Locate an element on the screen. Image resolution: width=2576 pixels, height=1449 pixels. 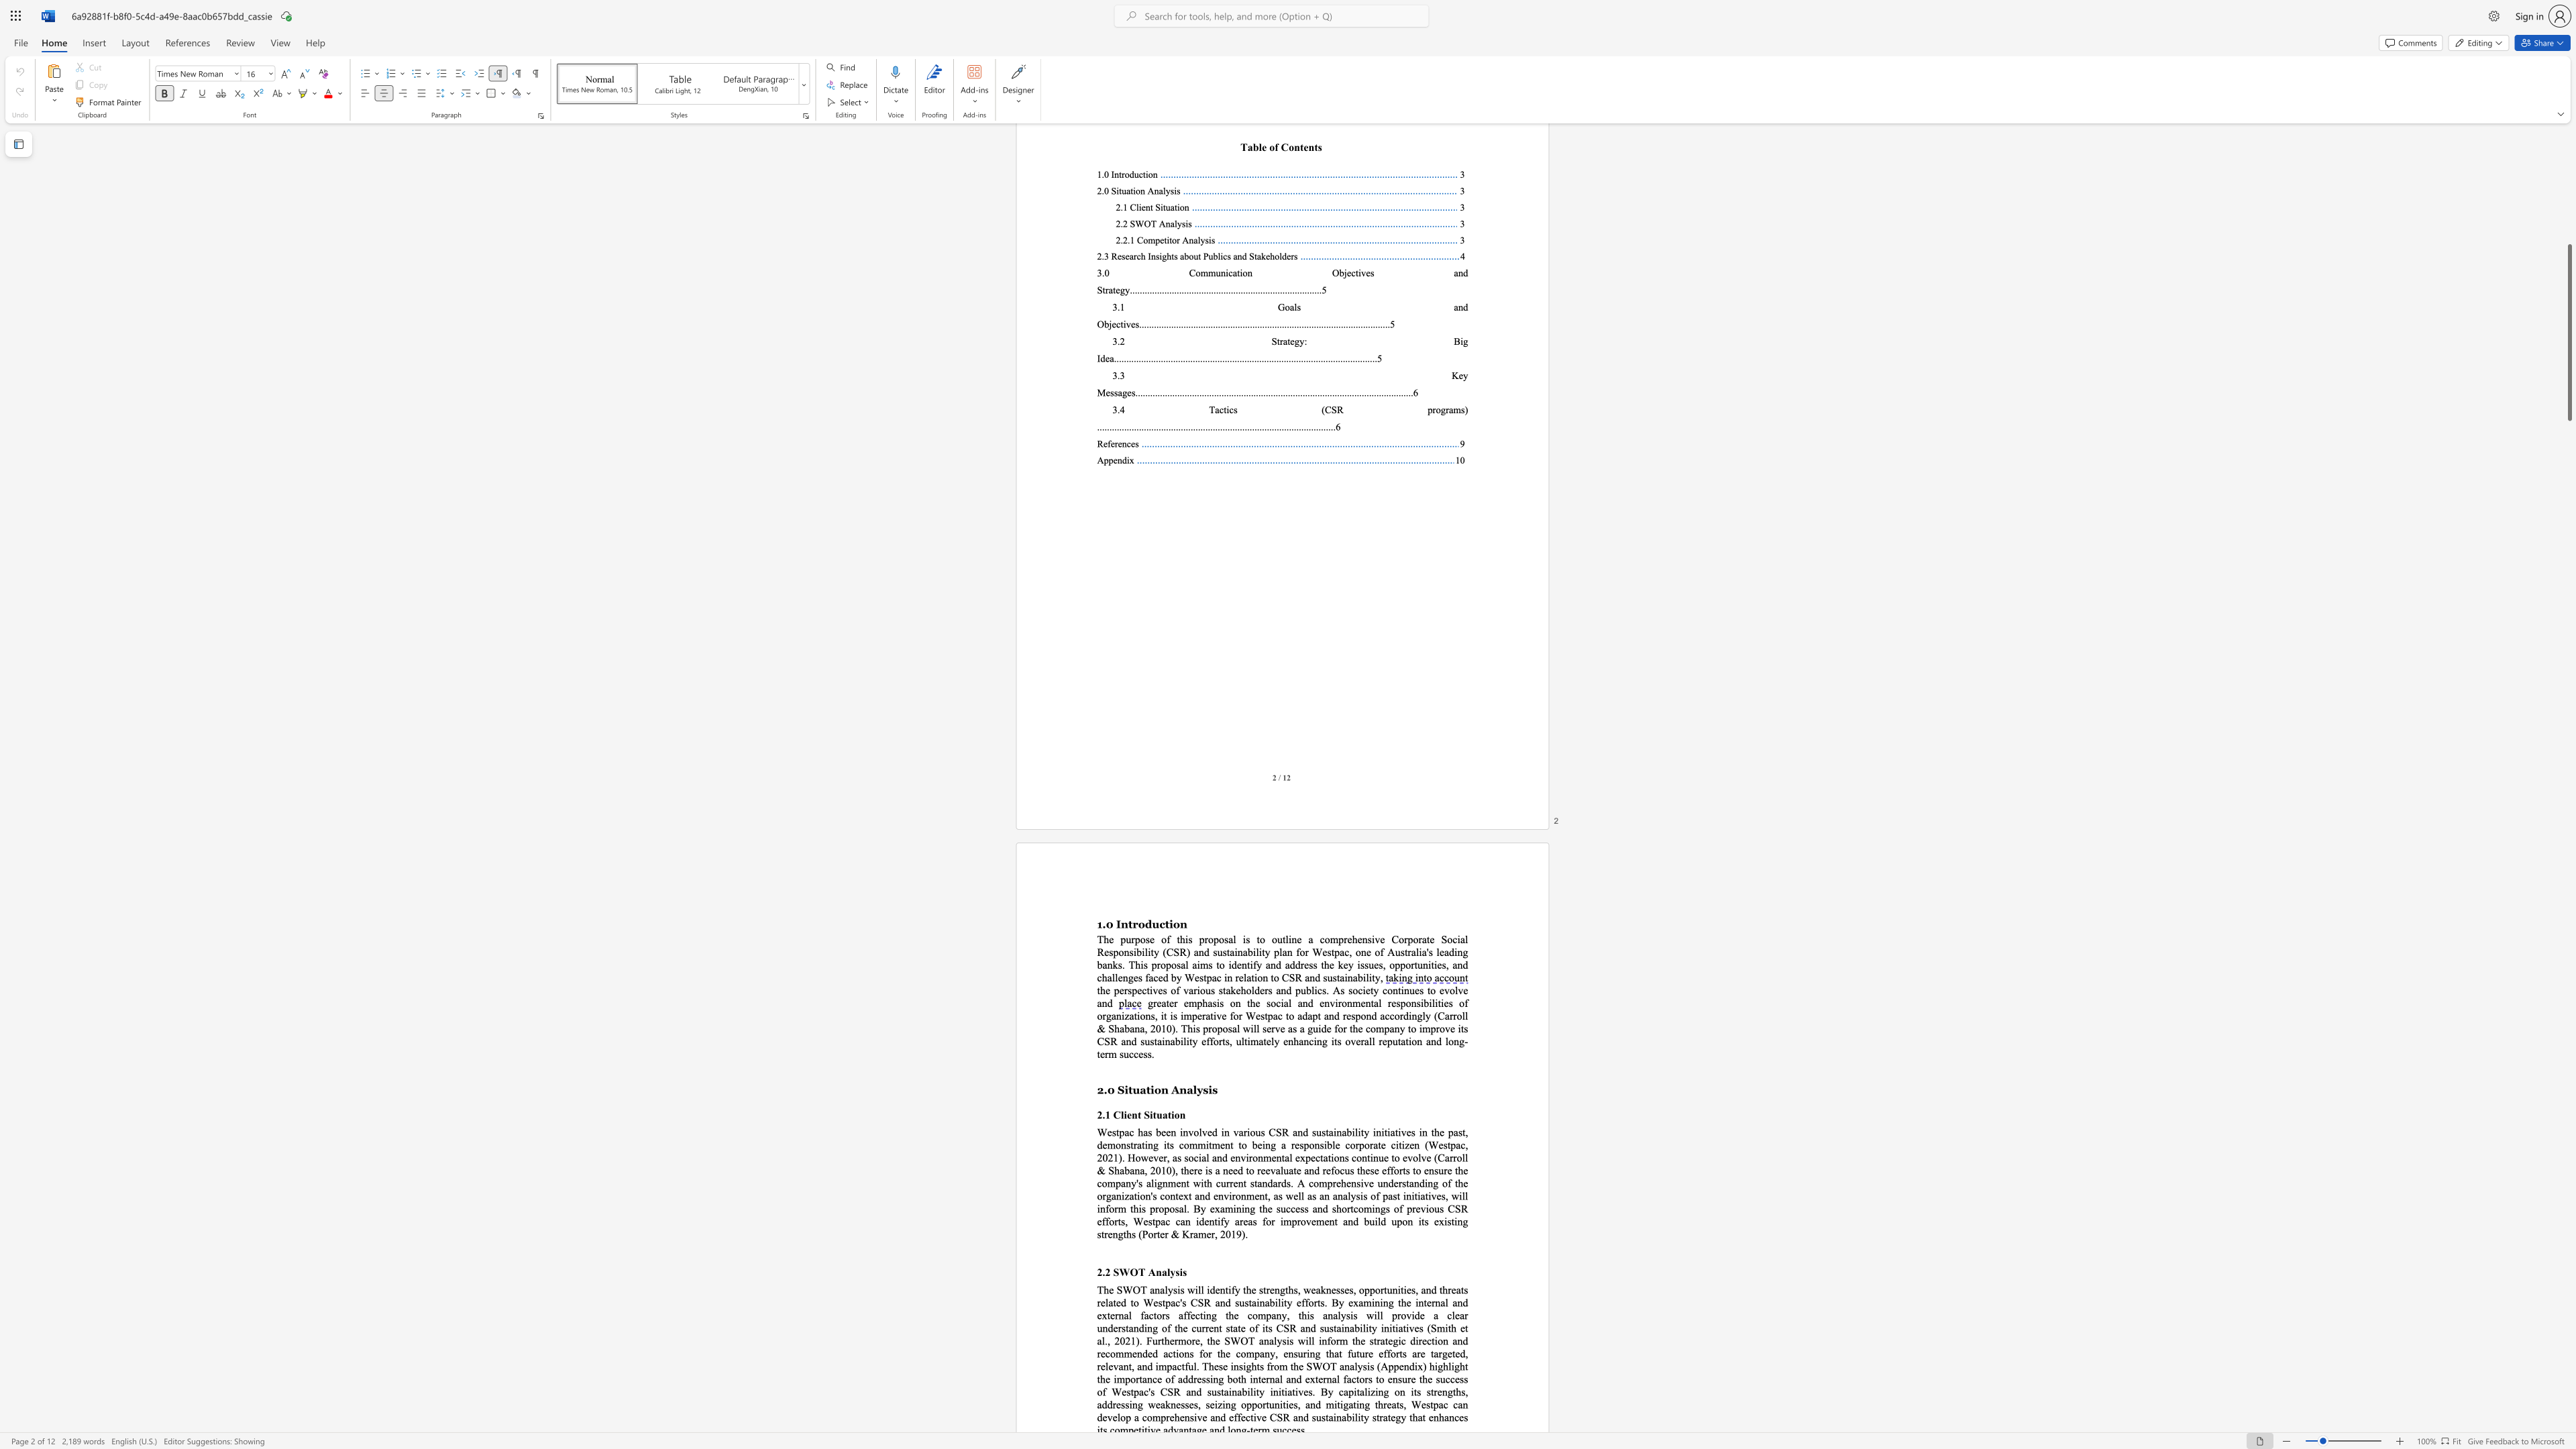
the subset text "ectives of various stakeholders and publics. As society continues to evolv" within the text "the perspectives of various stakeholders and publics. As society continues to evolve and" is located at coordinates (1136, 990).